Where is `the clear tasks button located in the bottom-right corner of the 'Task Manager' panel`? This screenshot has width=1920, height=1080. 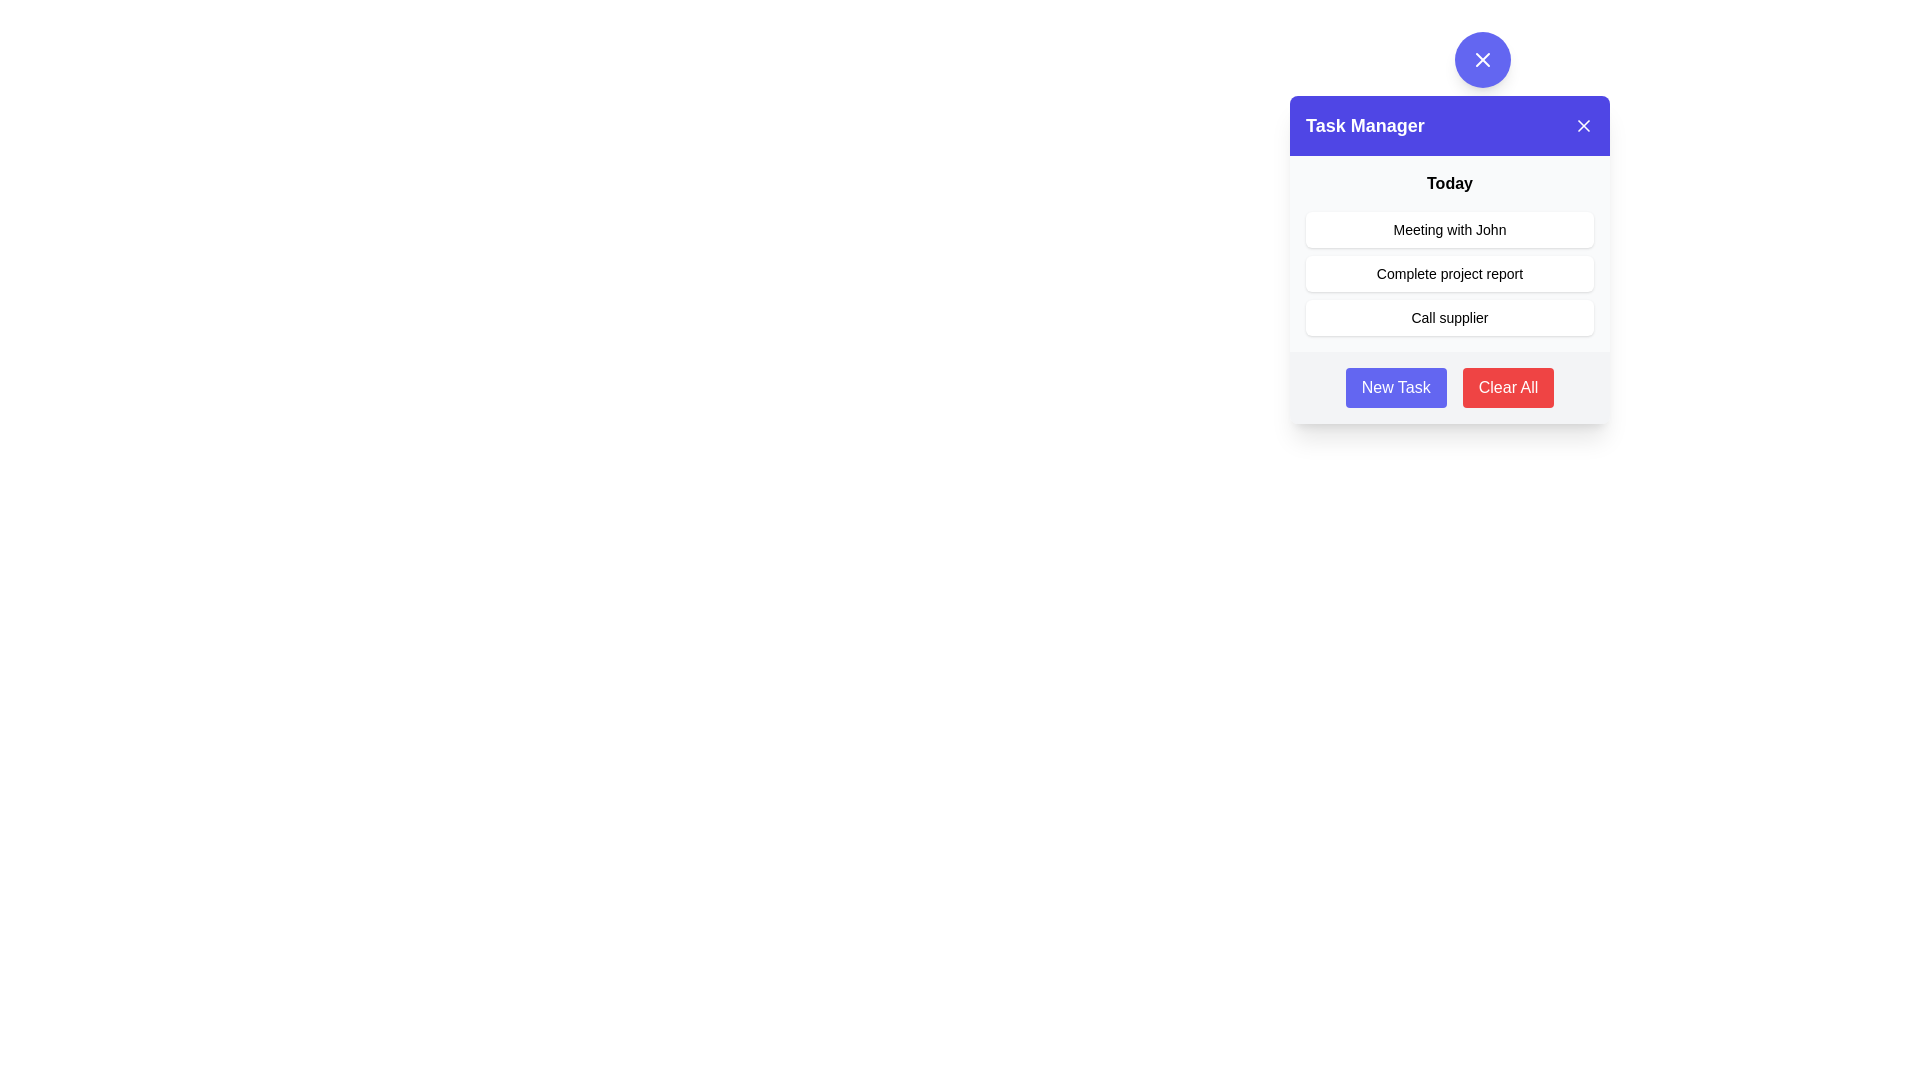 the clear tasks button located in the bottom-right corner of the 'Task Manager' panel is located at coordinates (1508, 388).